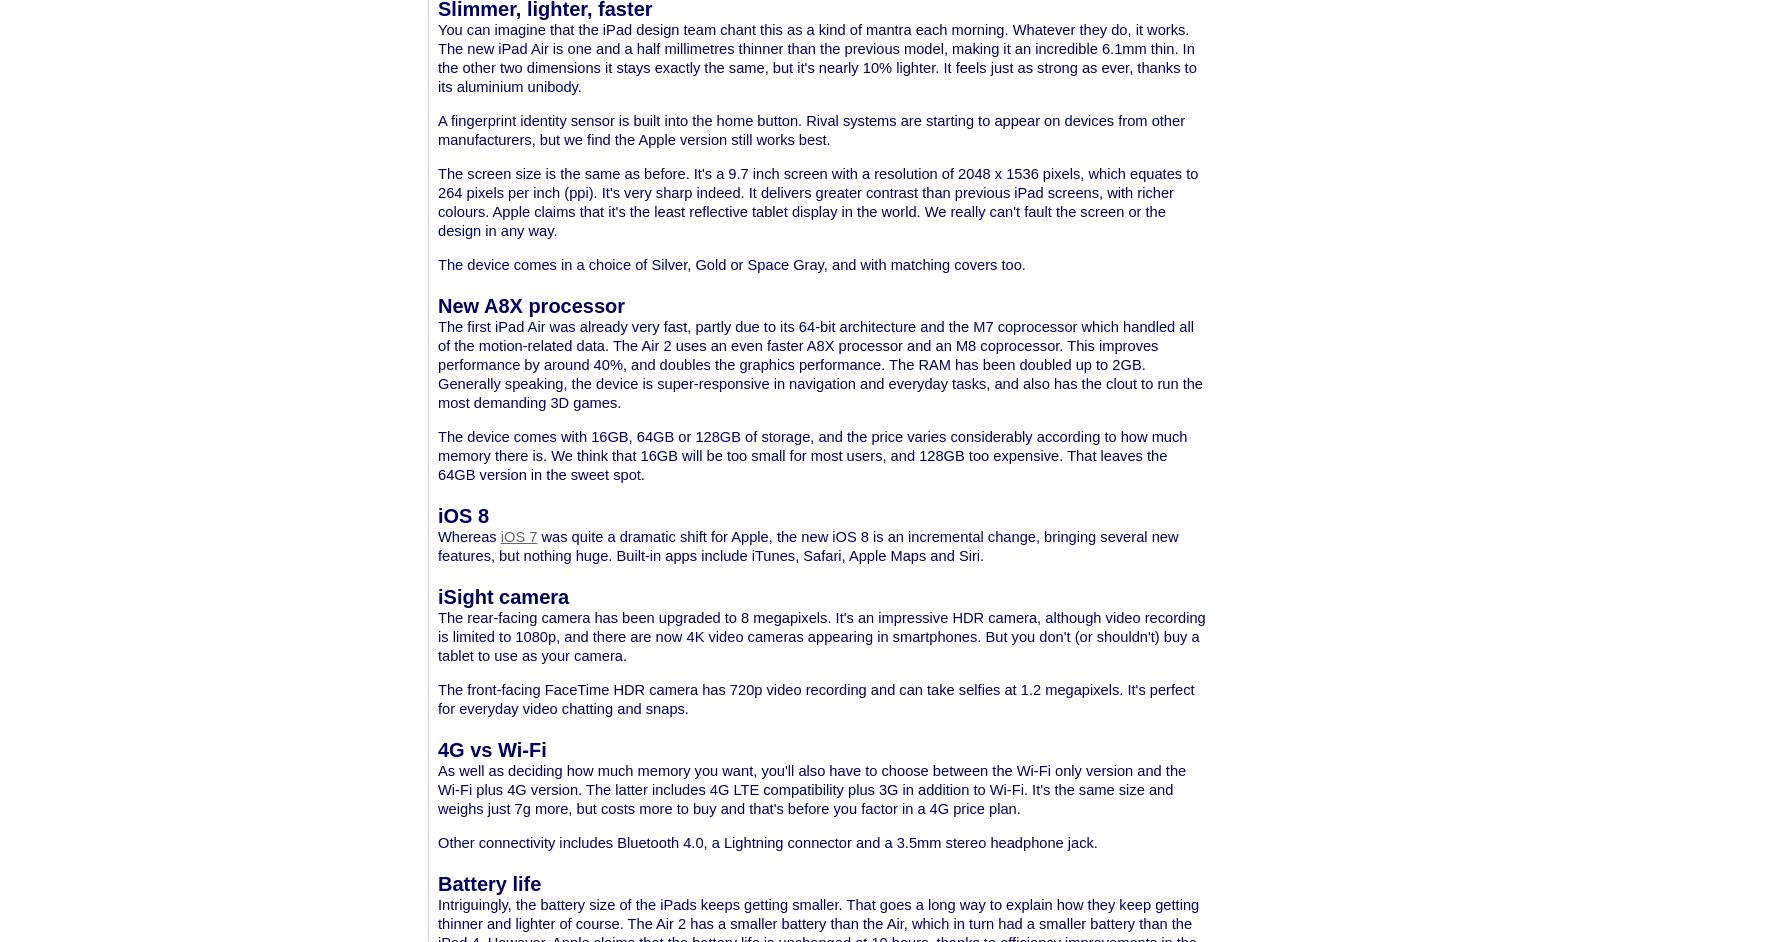 The height and width of the screenshot is (942, 1766). What do you see at coordinates (463, 514) in the screenshot?
I see `'iOS 8'` at bounding box center [463, 514].